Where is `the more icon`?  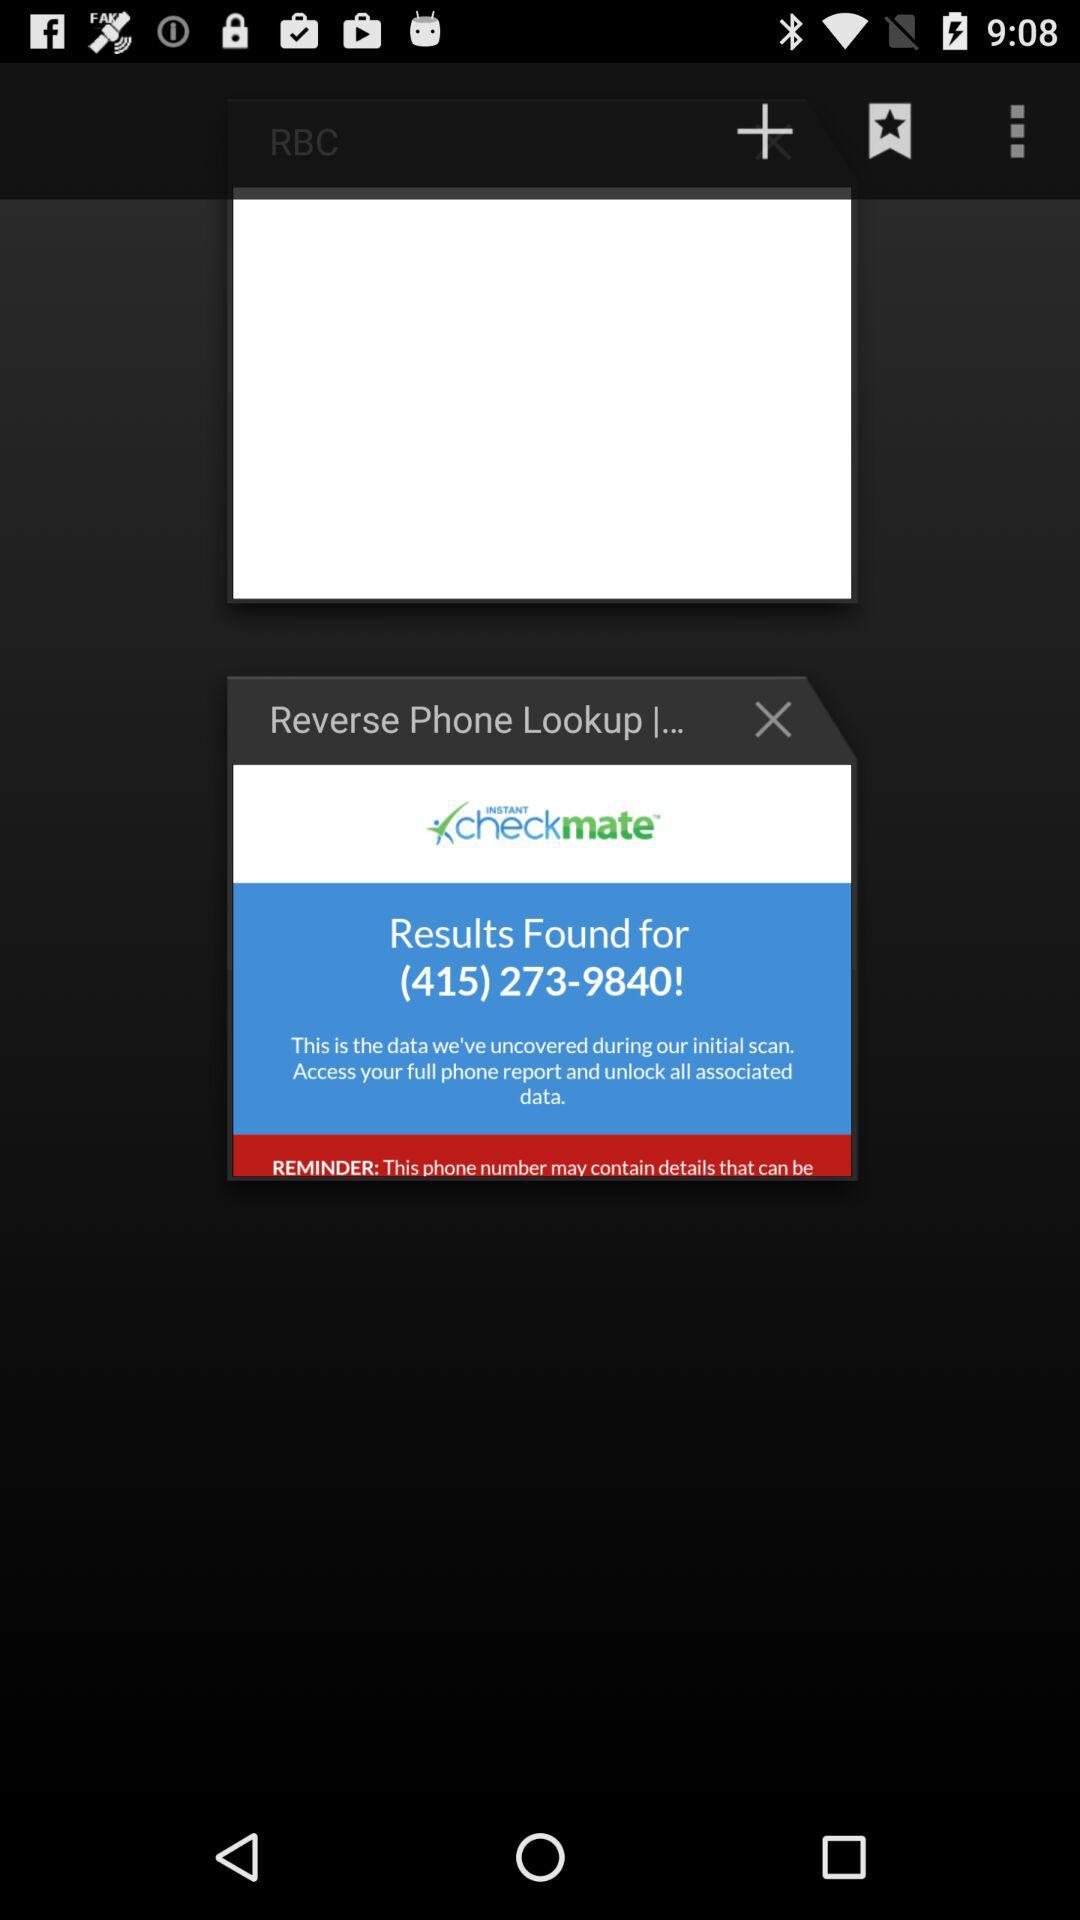 the more icon is located at coordinates (1017, 139).